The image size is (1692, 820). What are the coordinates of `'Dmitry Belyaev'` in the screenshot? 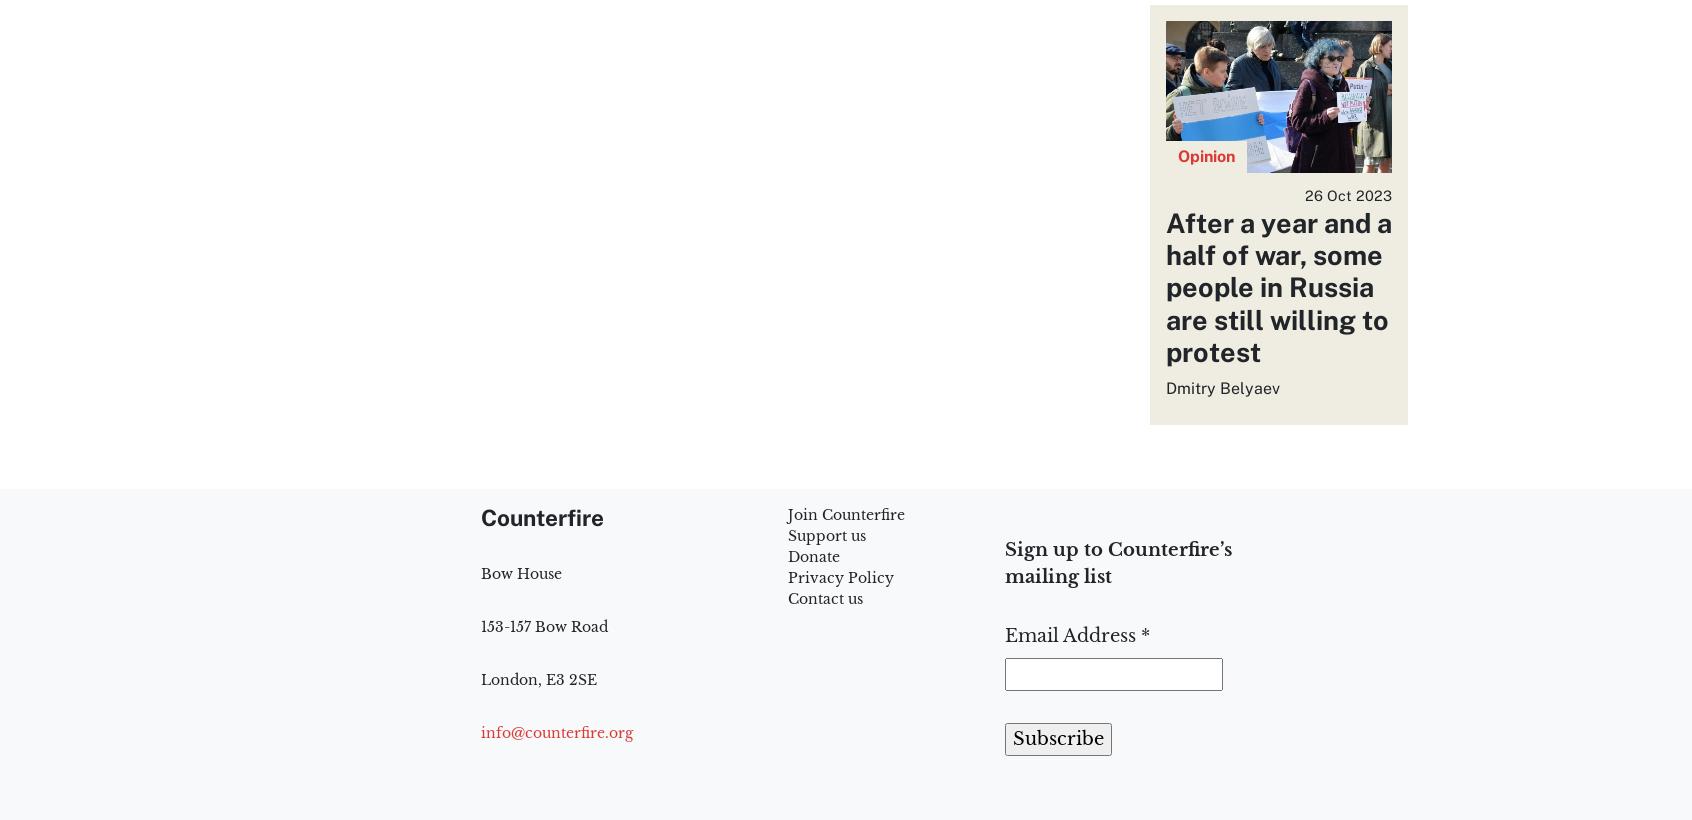 It's located at (1163, 387).